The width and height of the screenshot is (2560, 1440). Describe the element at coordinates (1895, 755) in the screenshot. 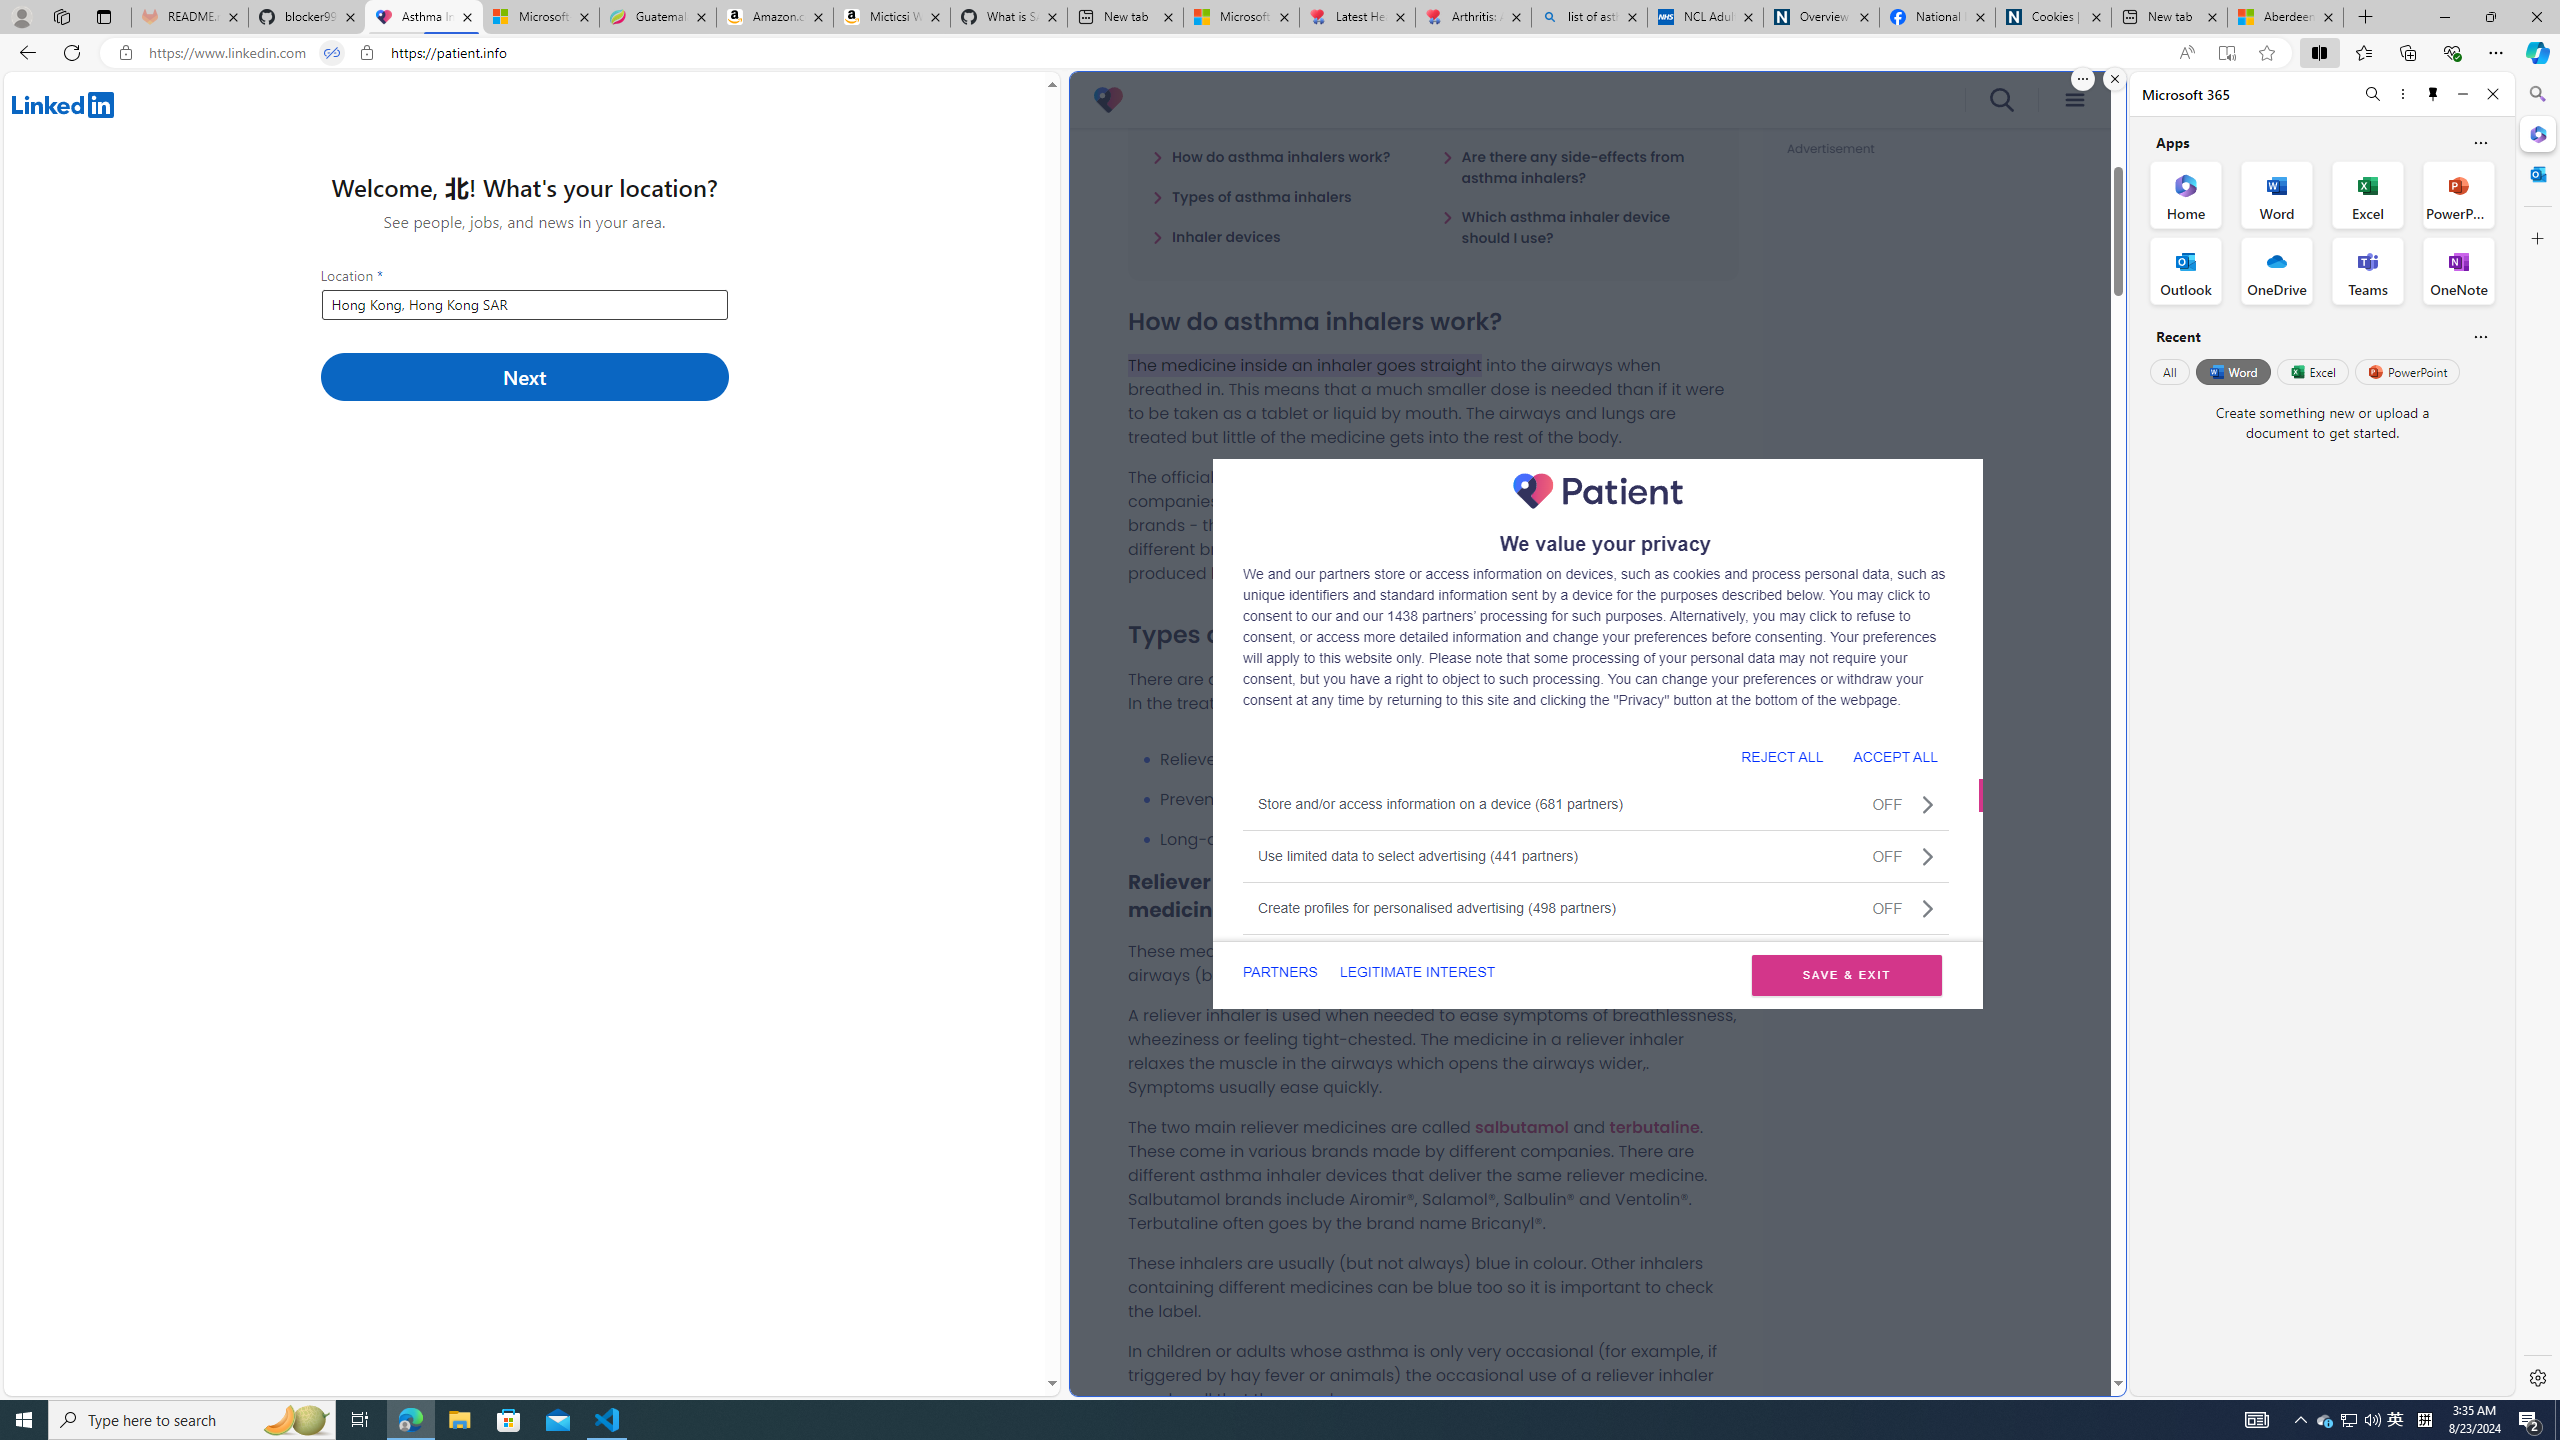

I see `'ACCEPT ALL'` at that location.